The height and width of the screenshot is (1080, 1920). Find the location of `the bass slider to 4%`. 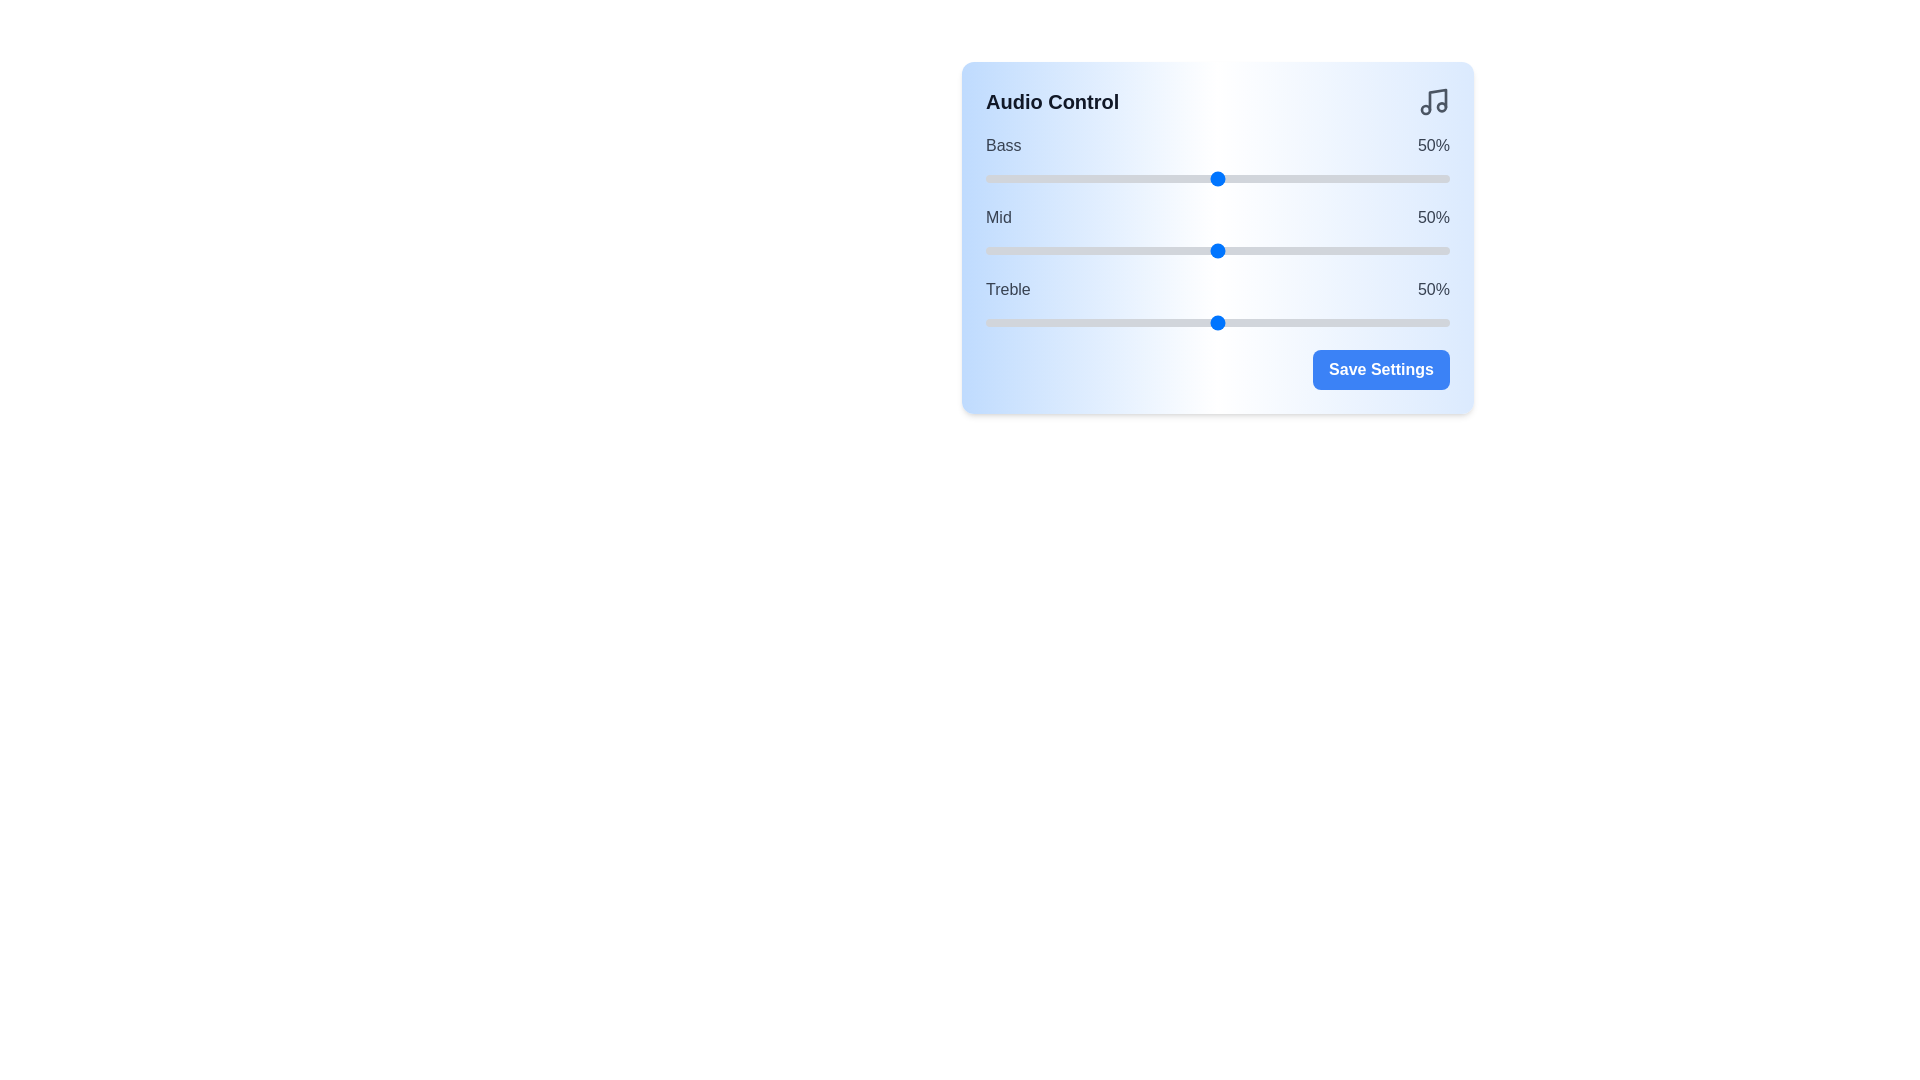

the bass slider to 4% is located at coordinates (1004, 177).